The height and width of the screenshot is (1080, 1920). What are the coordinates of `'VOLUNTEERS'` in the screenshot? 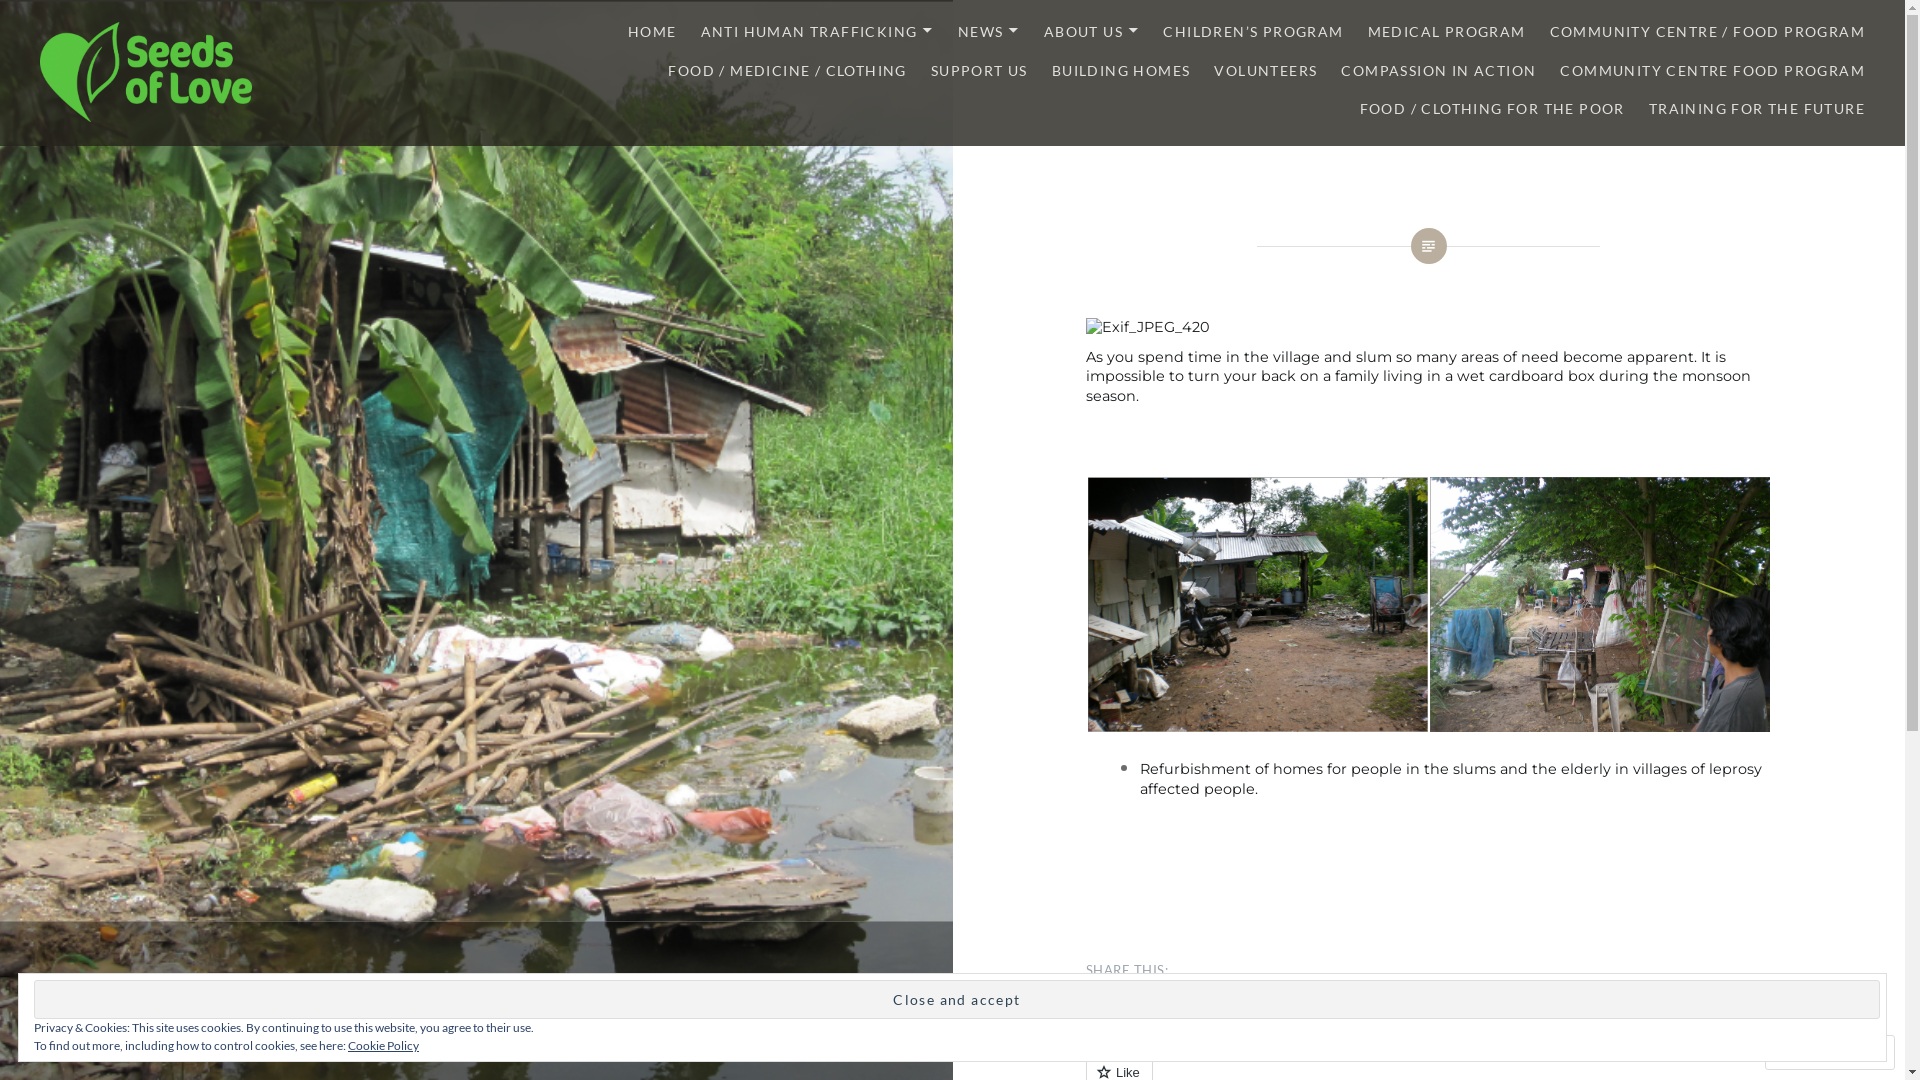 It's located at (1264, 70).